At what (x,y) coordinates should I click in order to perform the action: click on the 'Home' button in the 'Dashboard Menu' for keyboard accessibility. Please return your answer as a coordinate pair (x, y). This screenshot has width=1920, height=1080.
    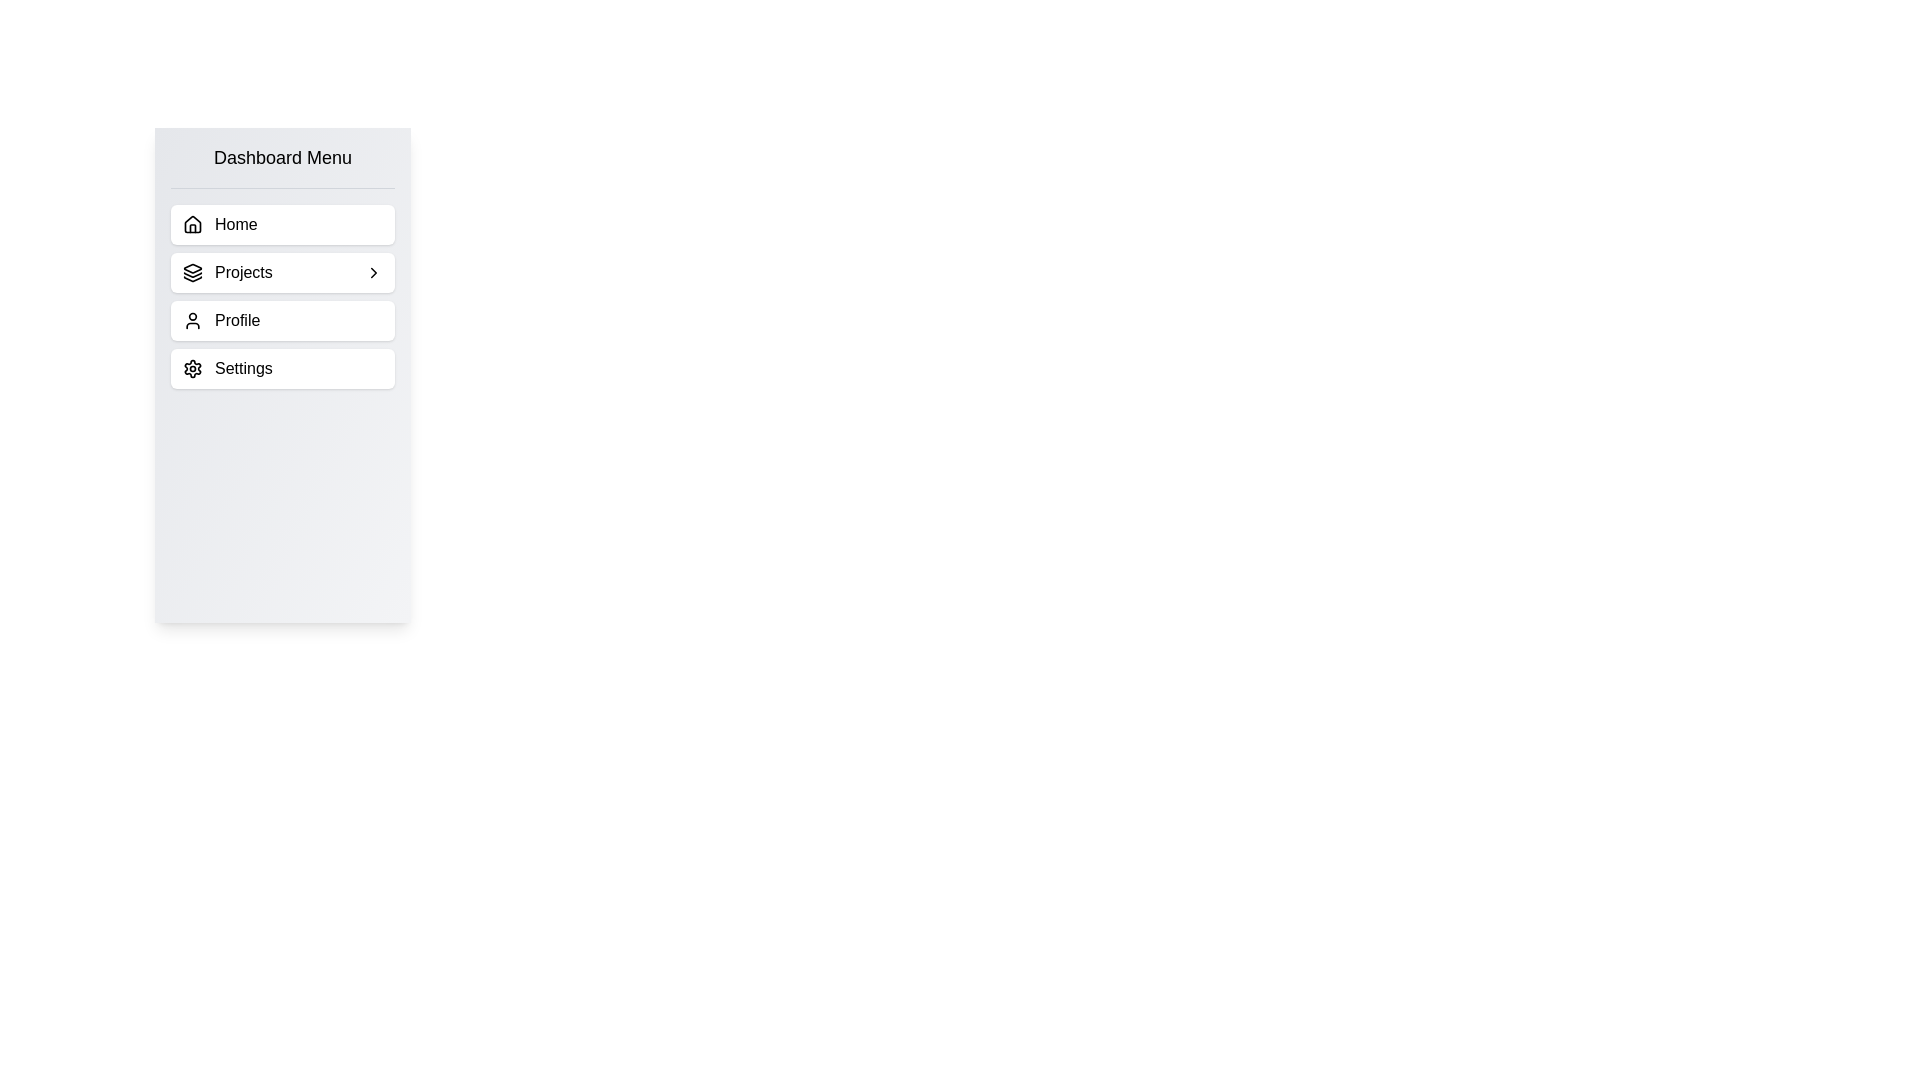
    Looking at the image, I should click on (282, 224).